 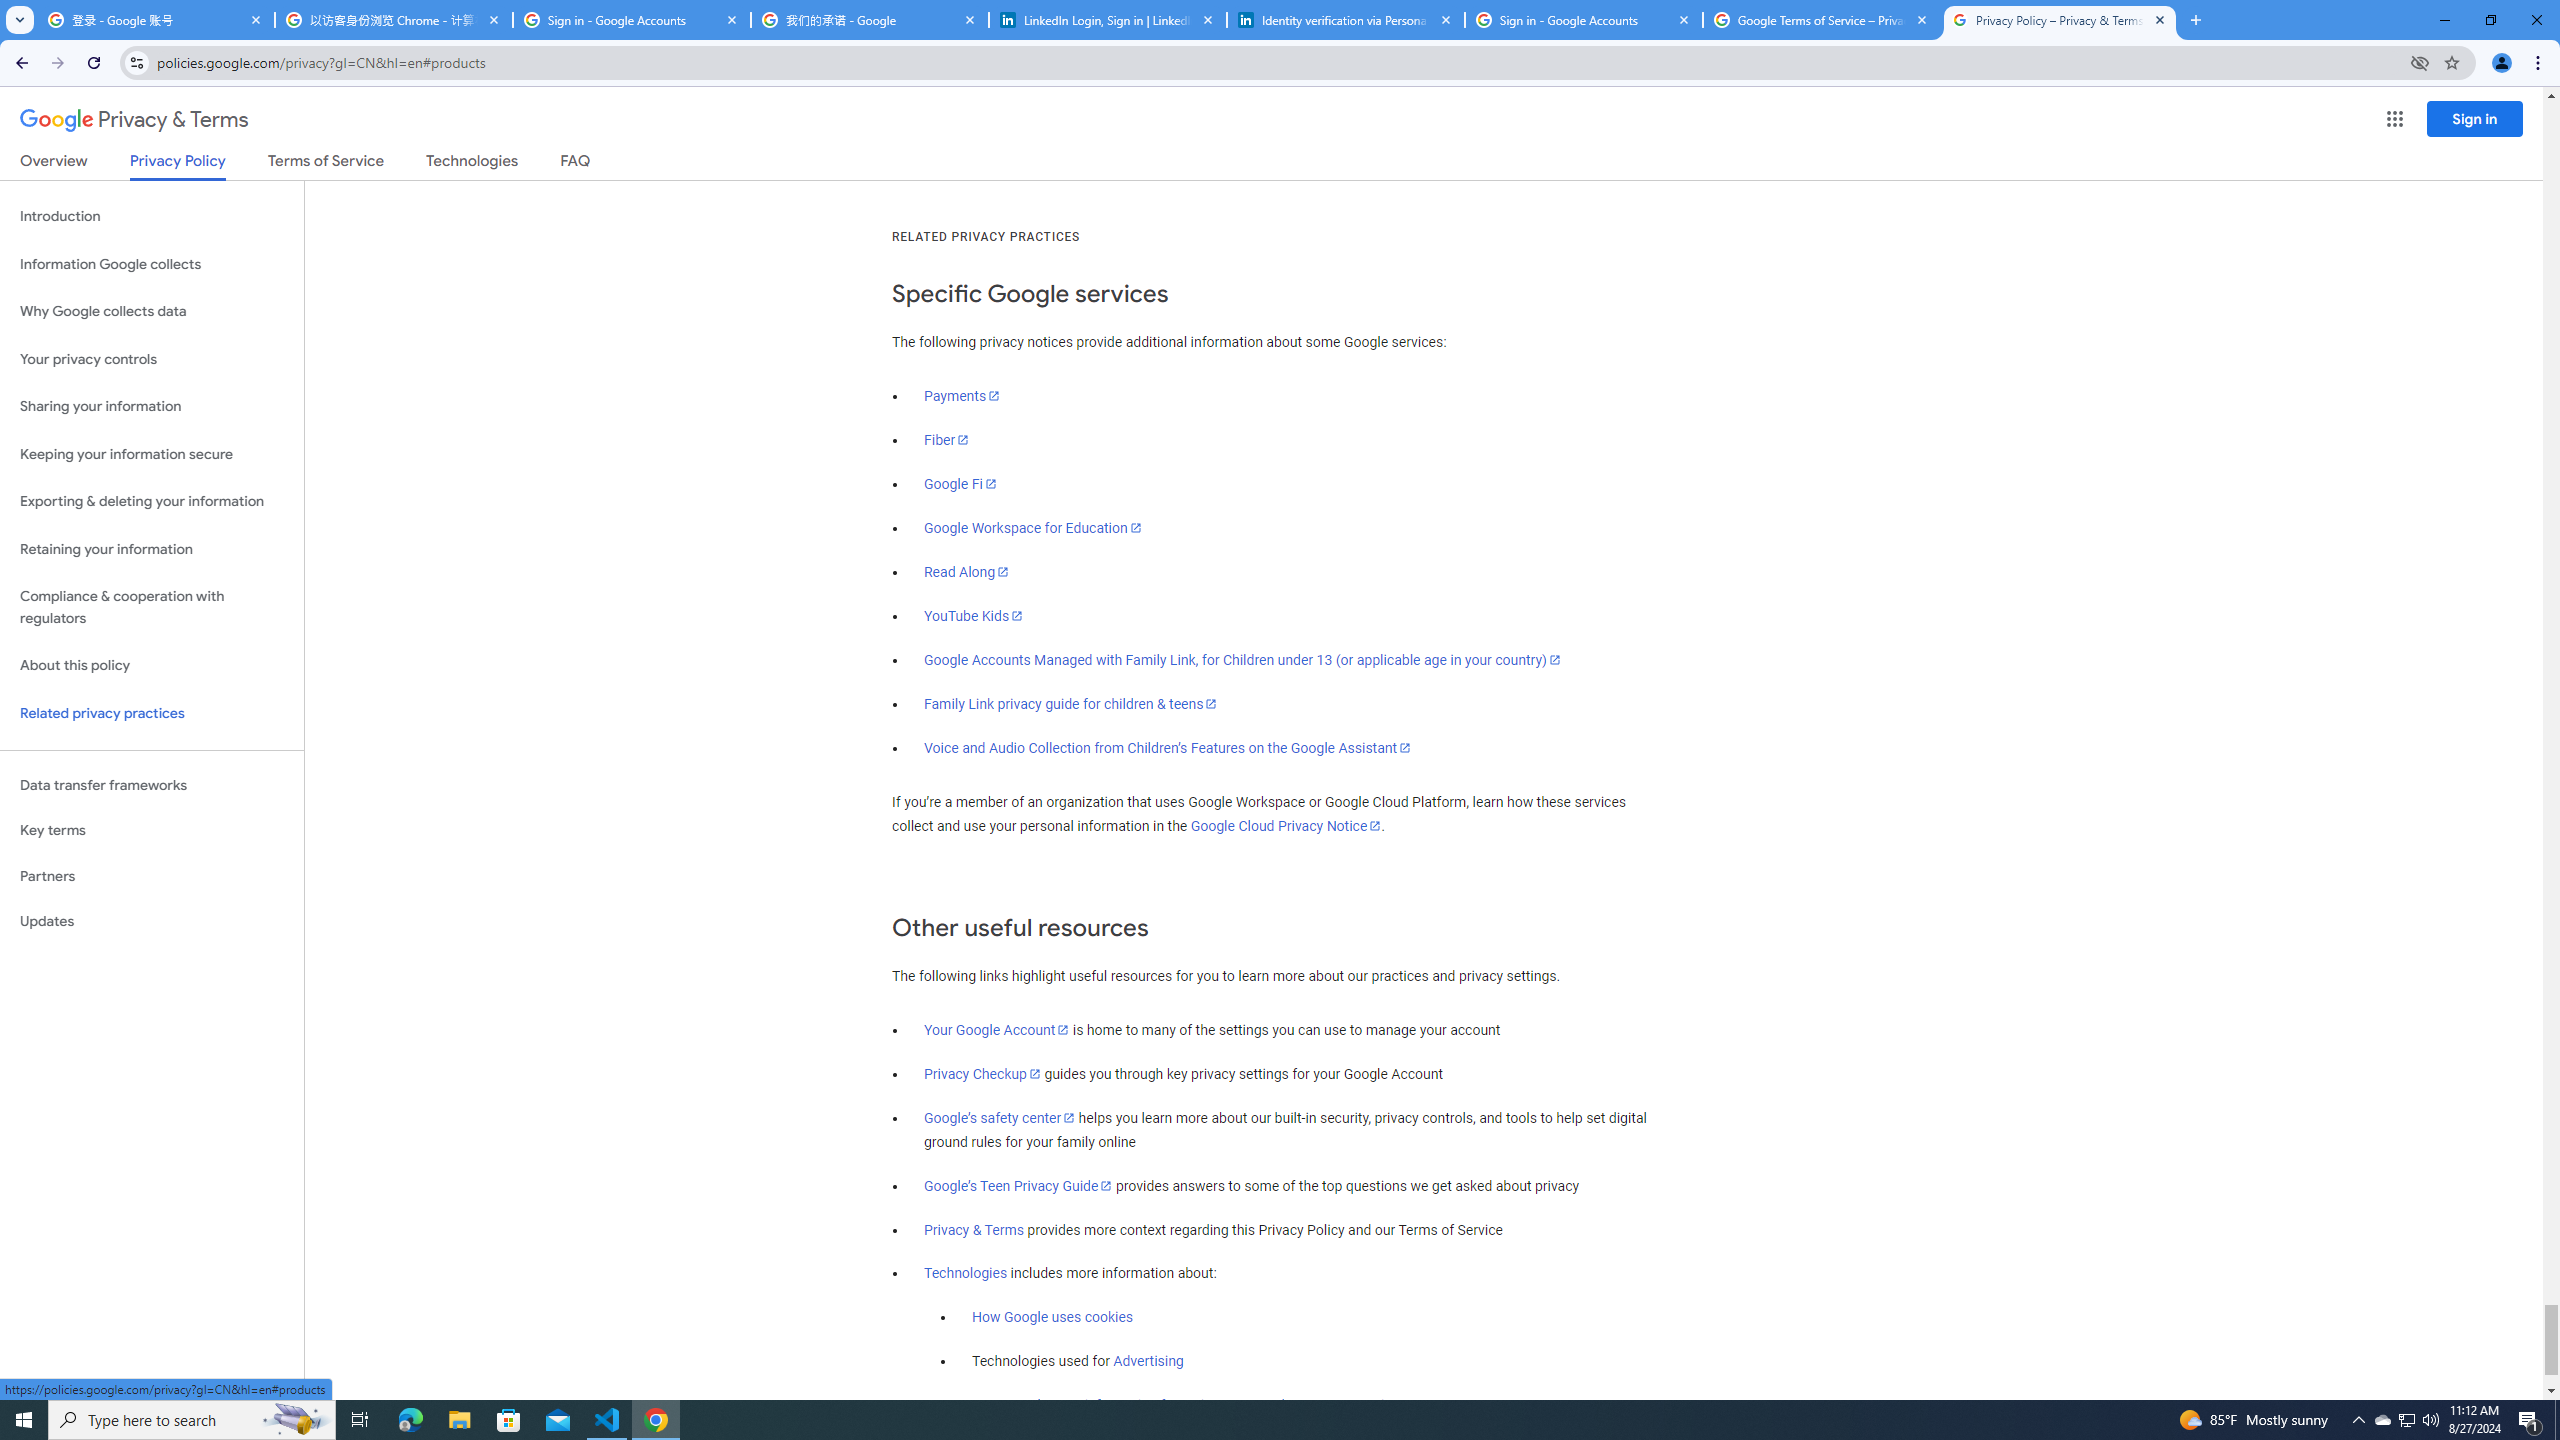 I want to click on 'Google Fi', so click(x=959, y=482).